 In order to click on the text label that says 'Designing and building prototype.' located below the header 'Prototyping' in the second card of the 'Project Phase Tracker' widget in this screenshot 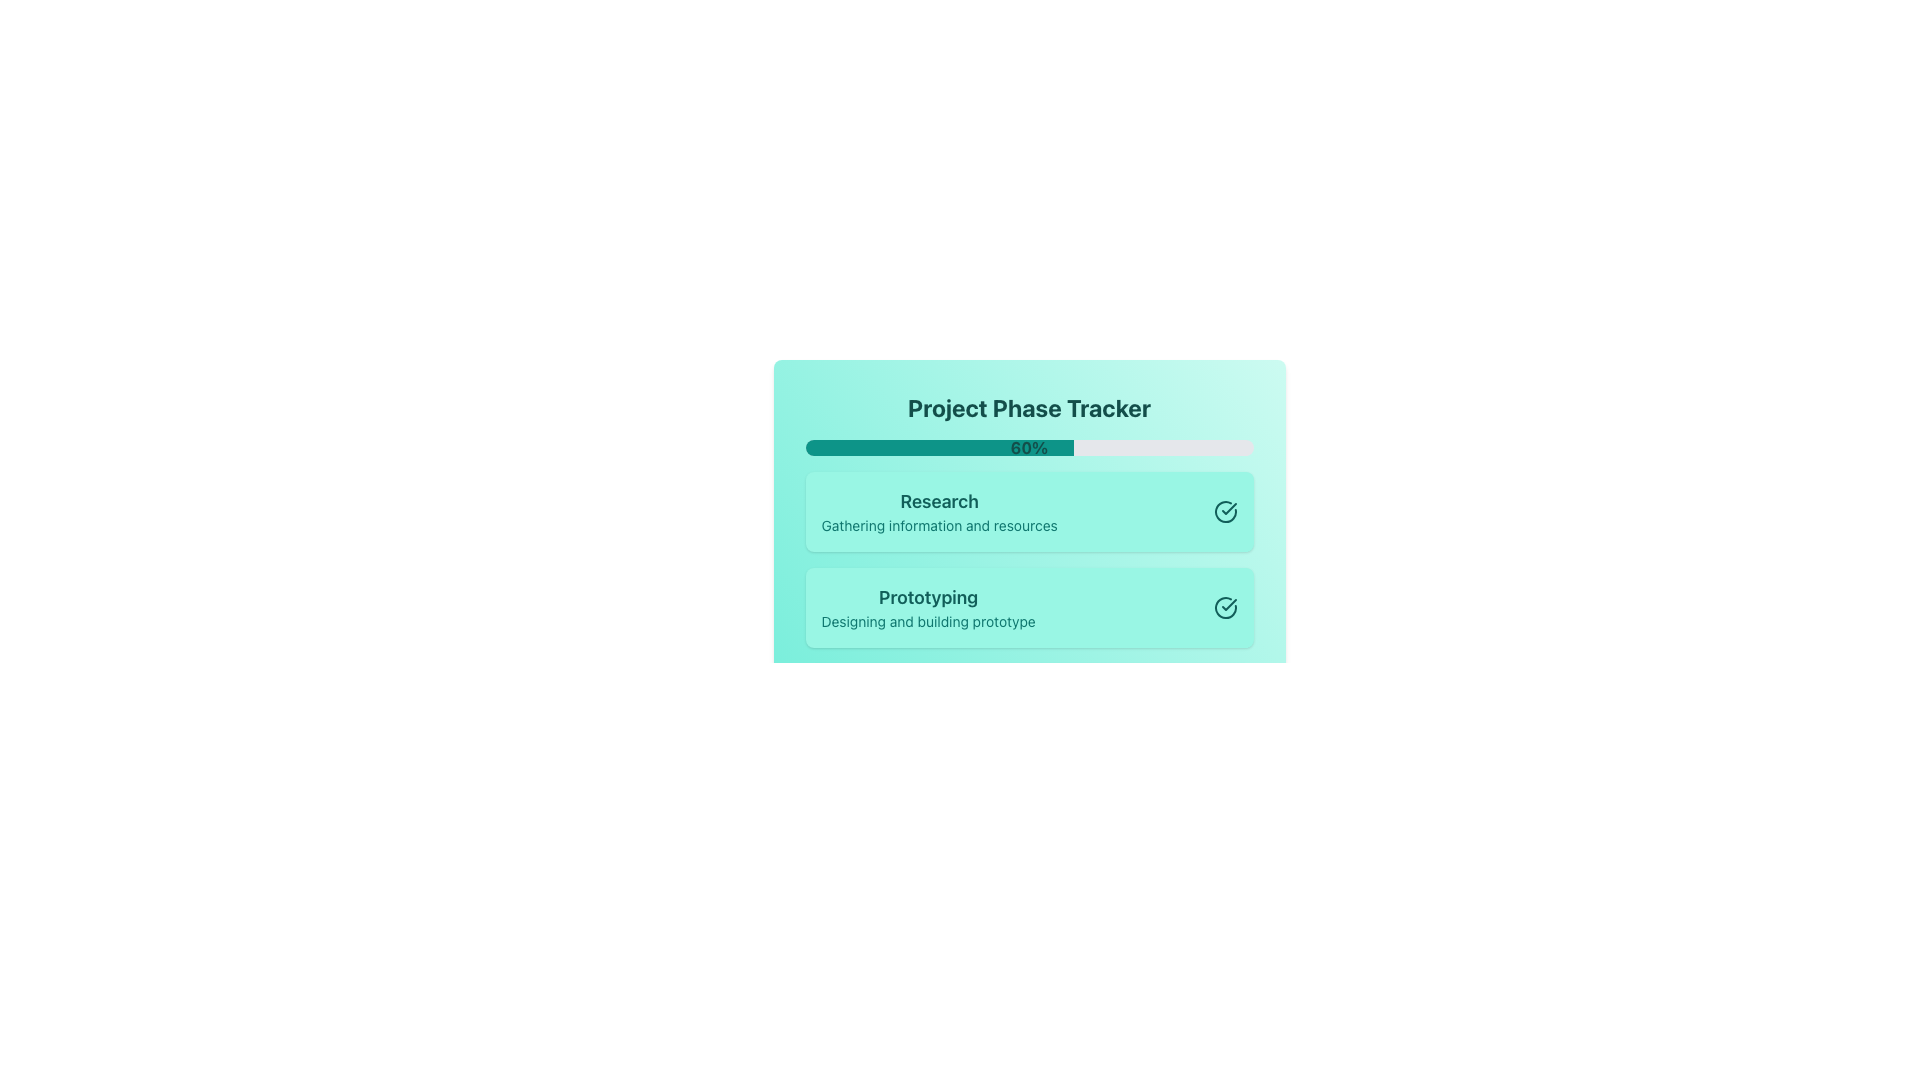, I will do `click(927, 620)`.